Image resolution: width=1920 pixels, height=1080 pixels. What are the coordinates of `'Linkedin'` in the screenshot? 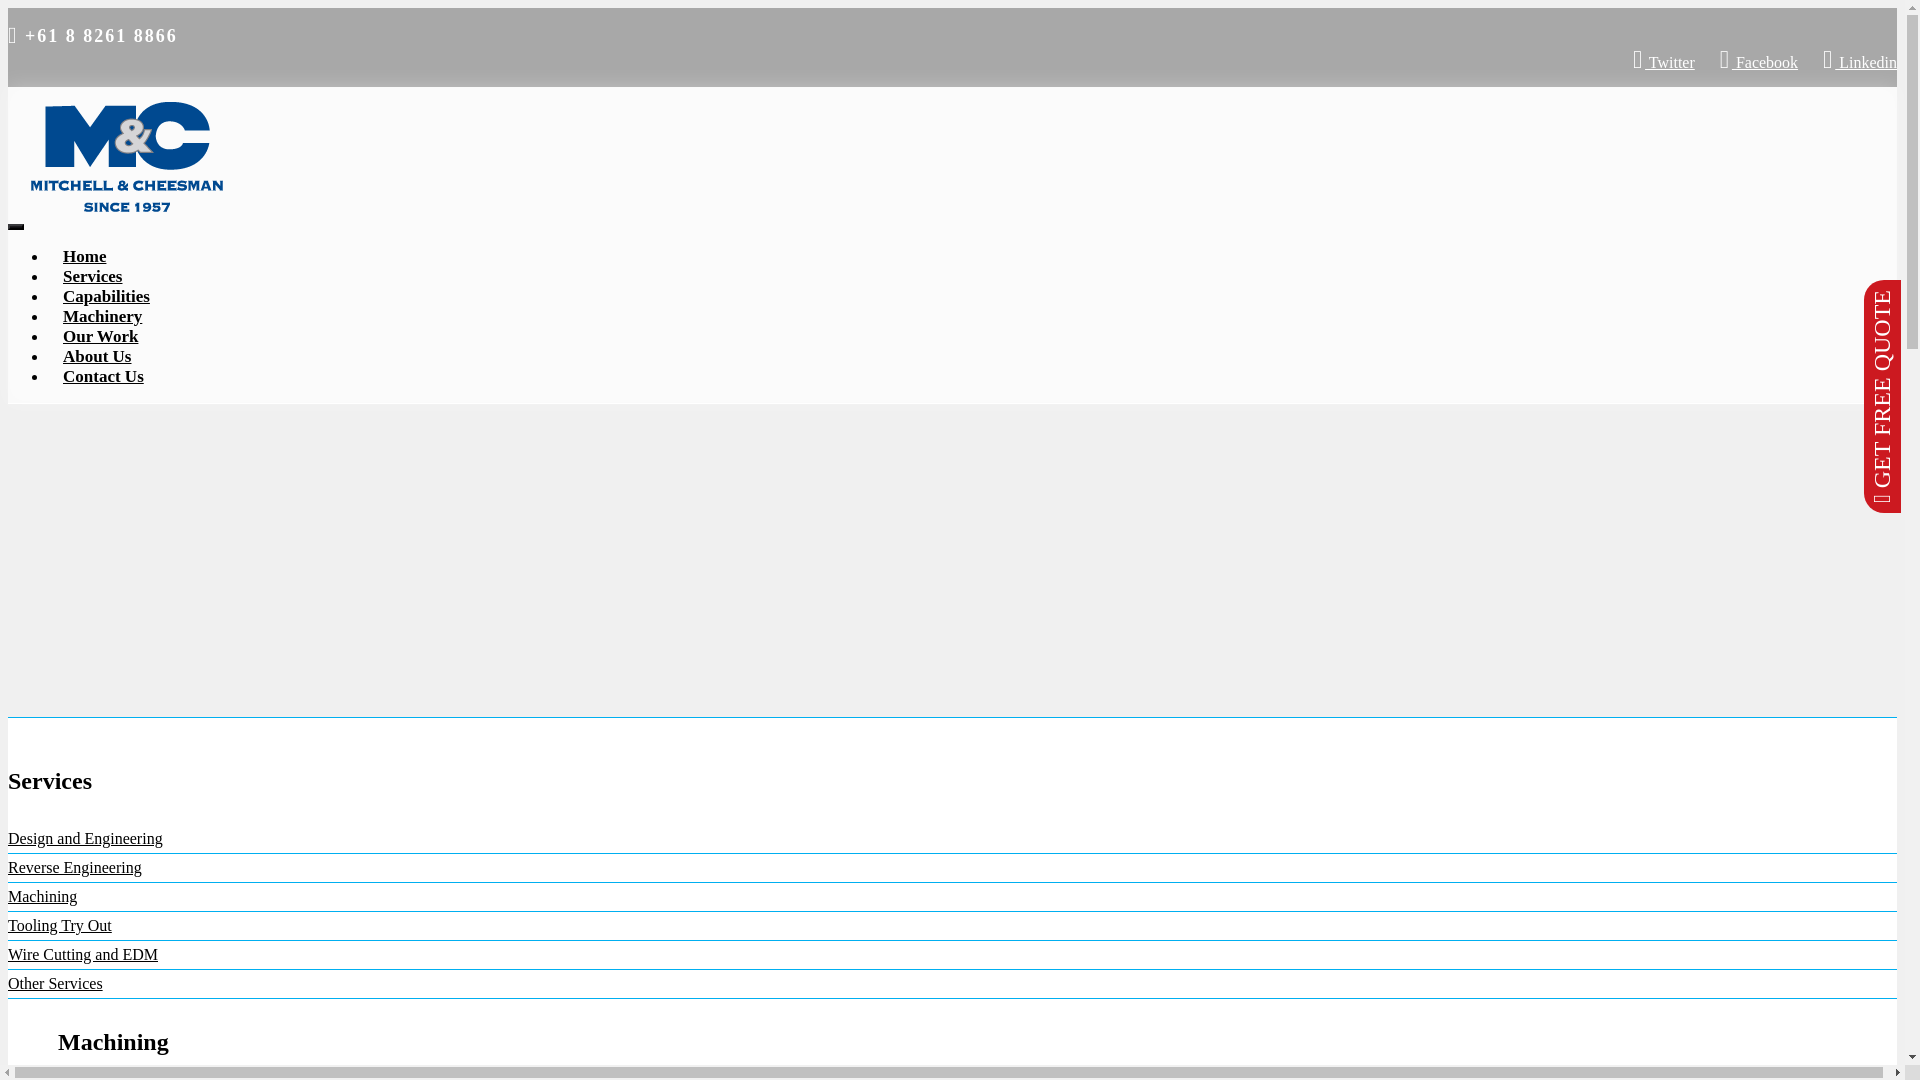 It's located at (1859, 61).